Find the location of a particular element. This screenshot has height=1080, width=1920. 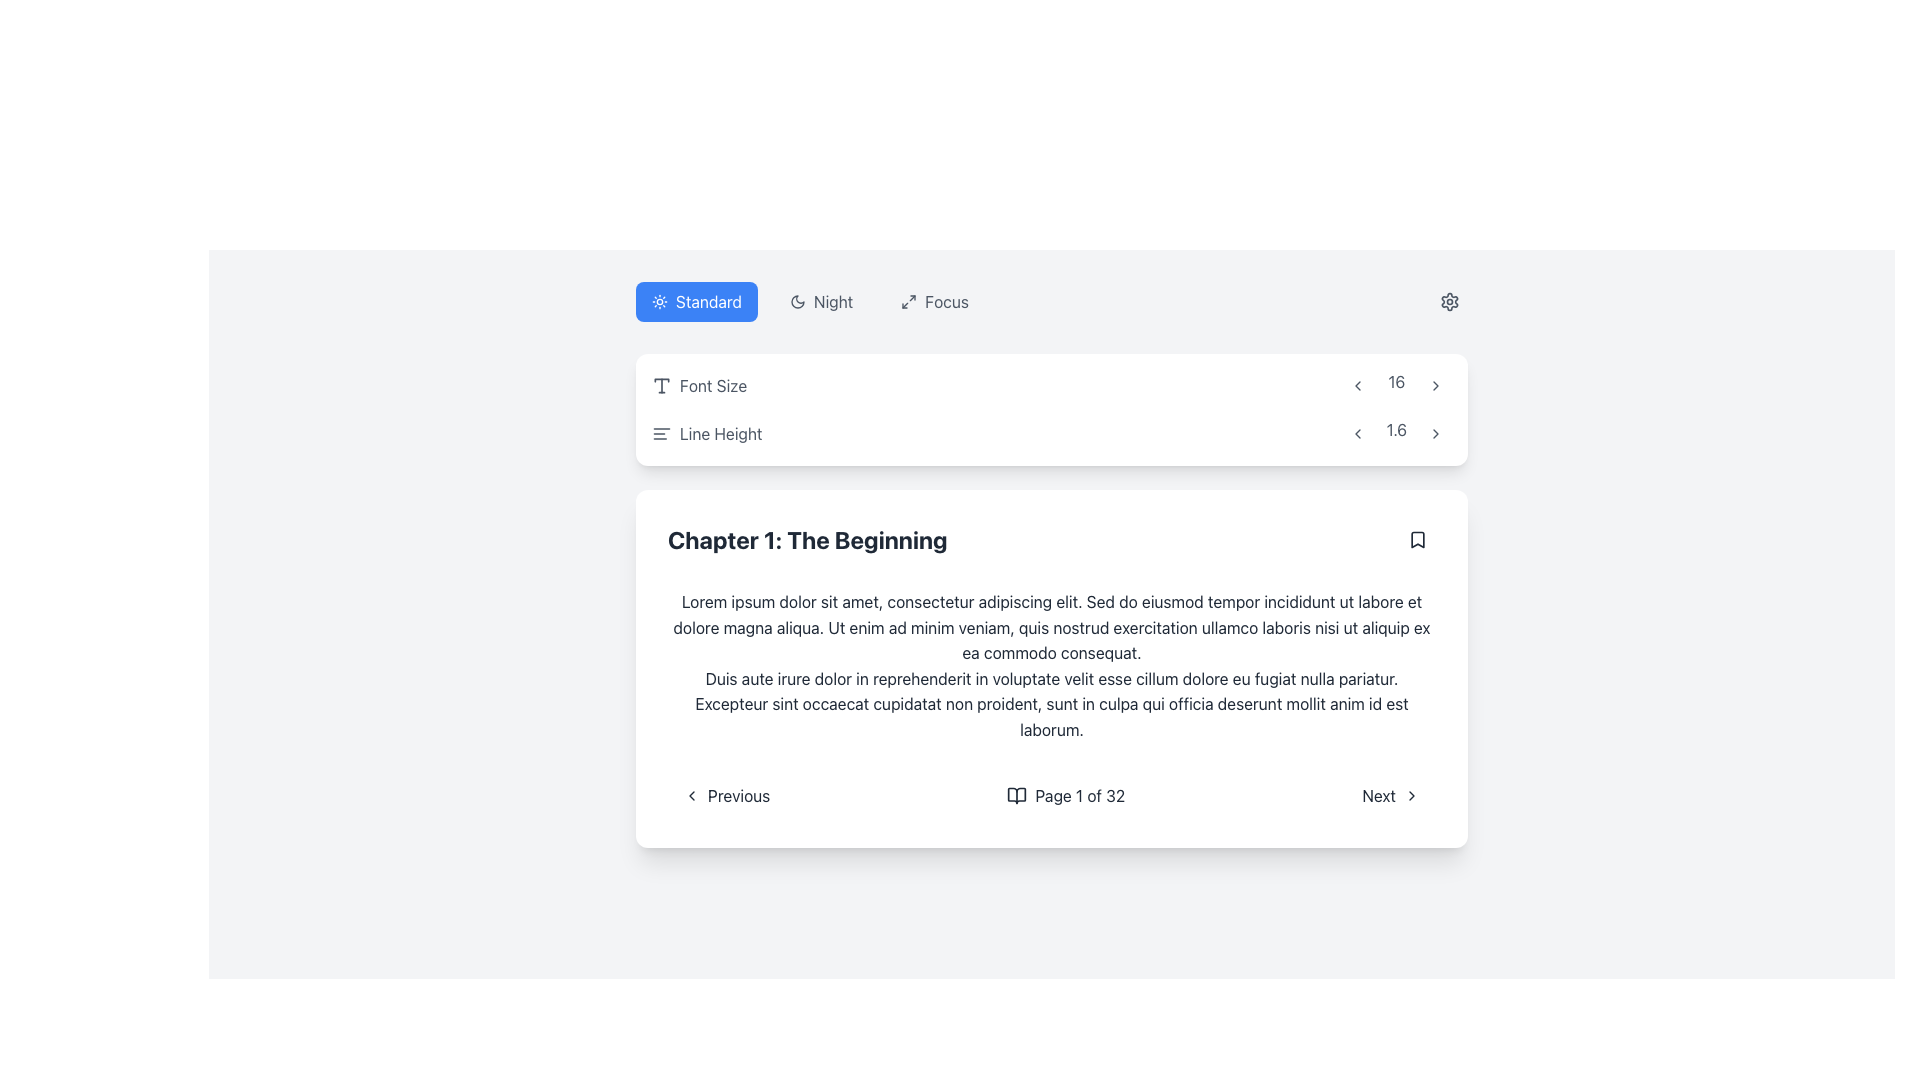

the compact button-like icon featuring an arrow in an expansion shape, located to the left of the text 'Focus' in the upper-right section of the interface is located at coordinates (907, 301).